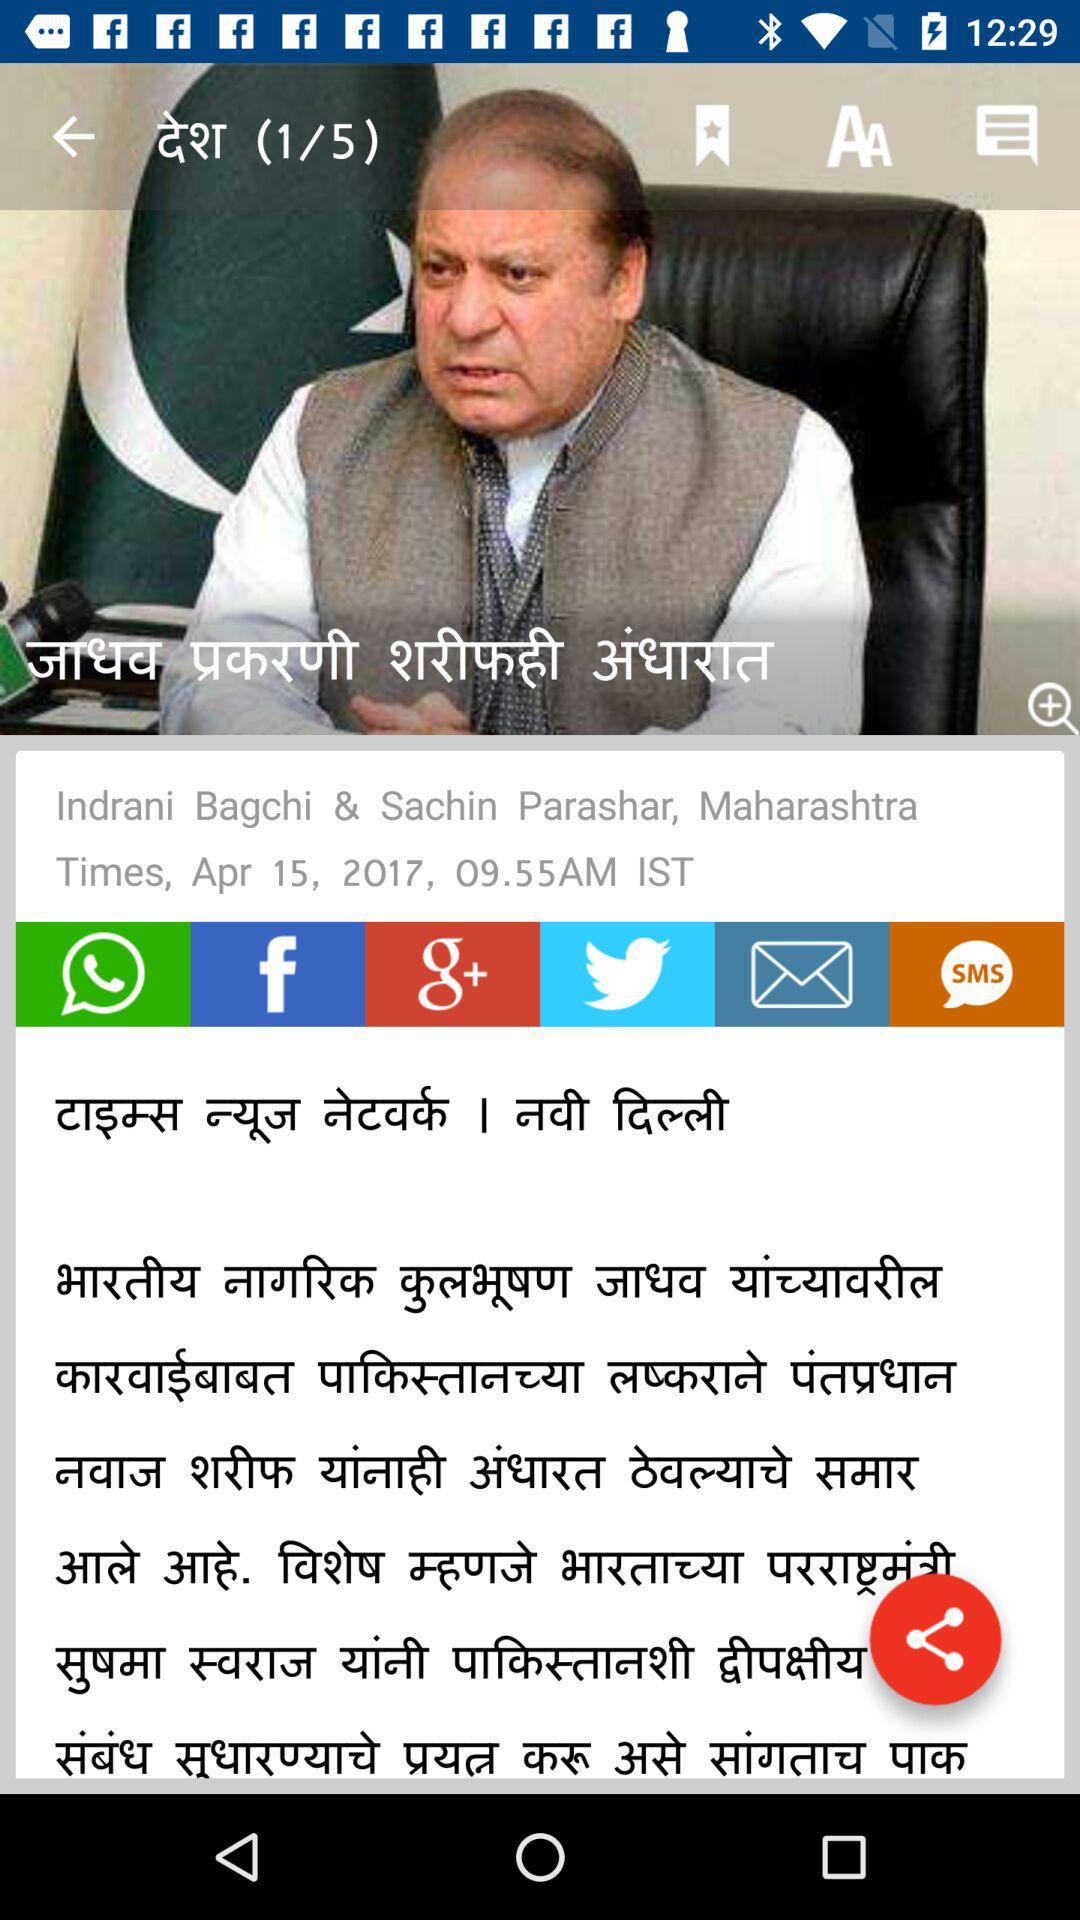  What do you see at coordinates (540, 844) in the screenshot?
I see `the indrani bagchi sachin item` at bounding box center [540, 844].